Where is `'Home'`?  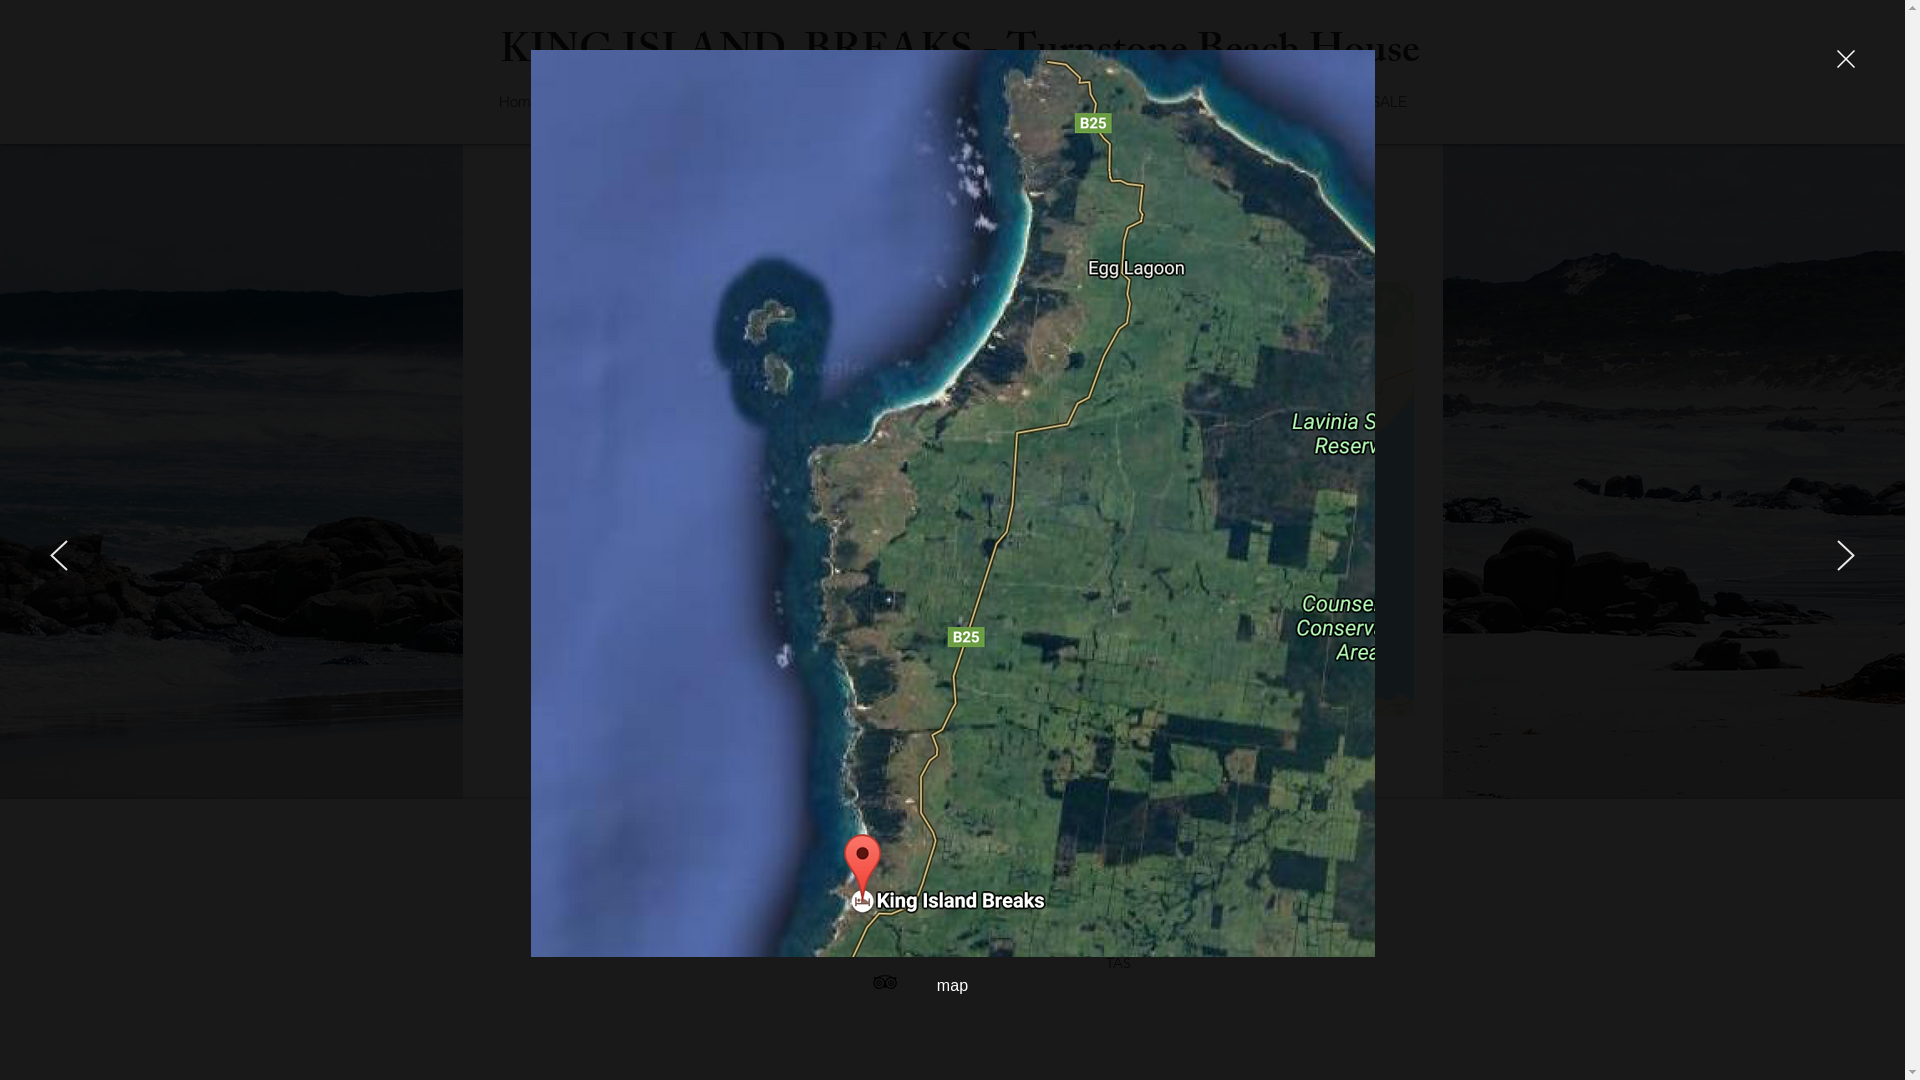 'Home' is located at coordinates (518, 101).